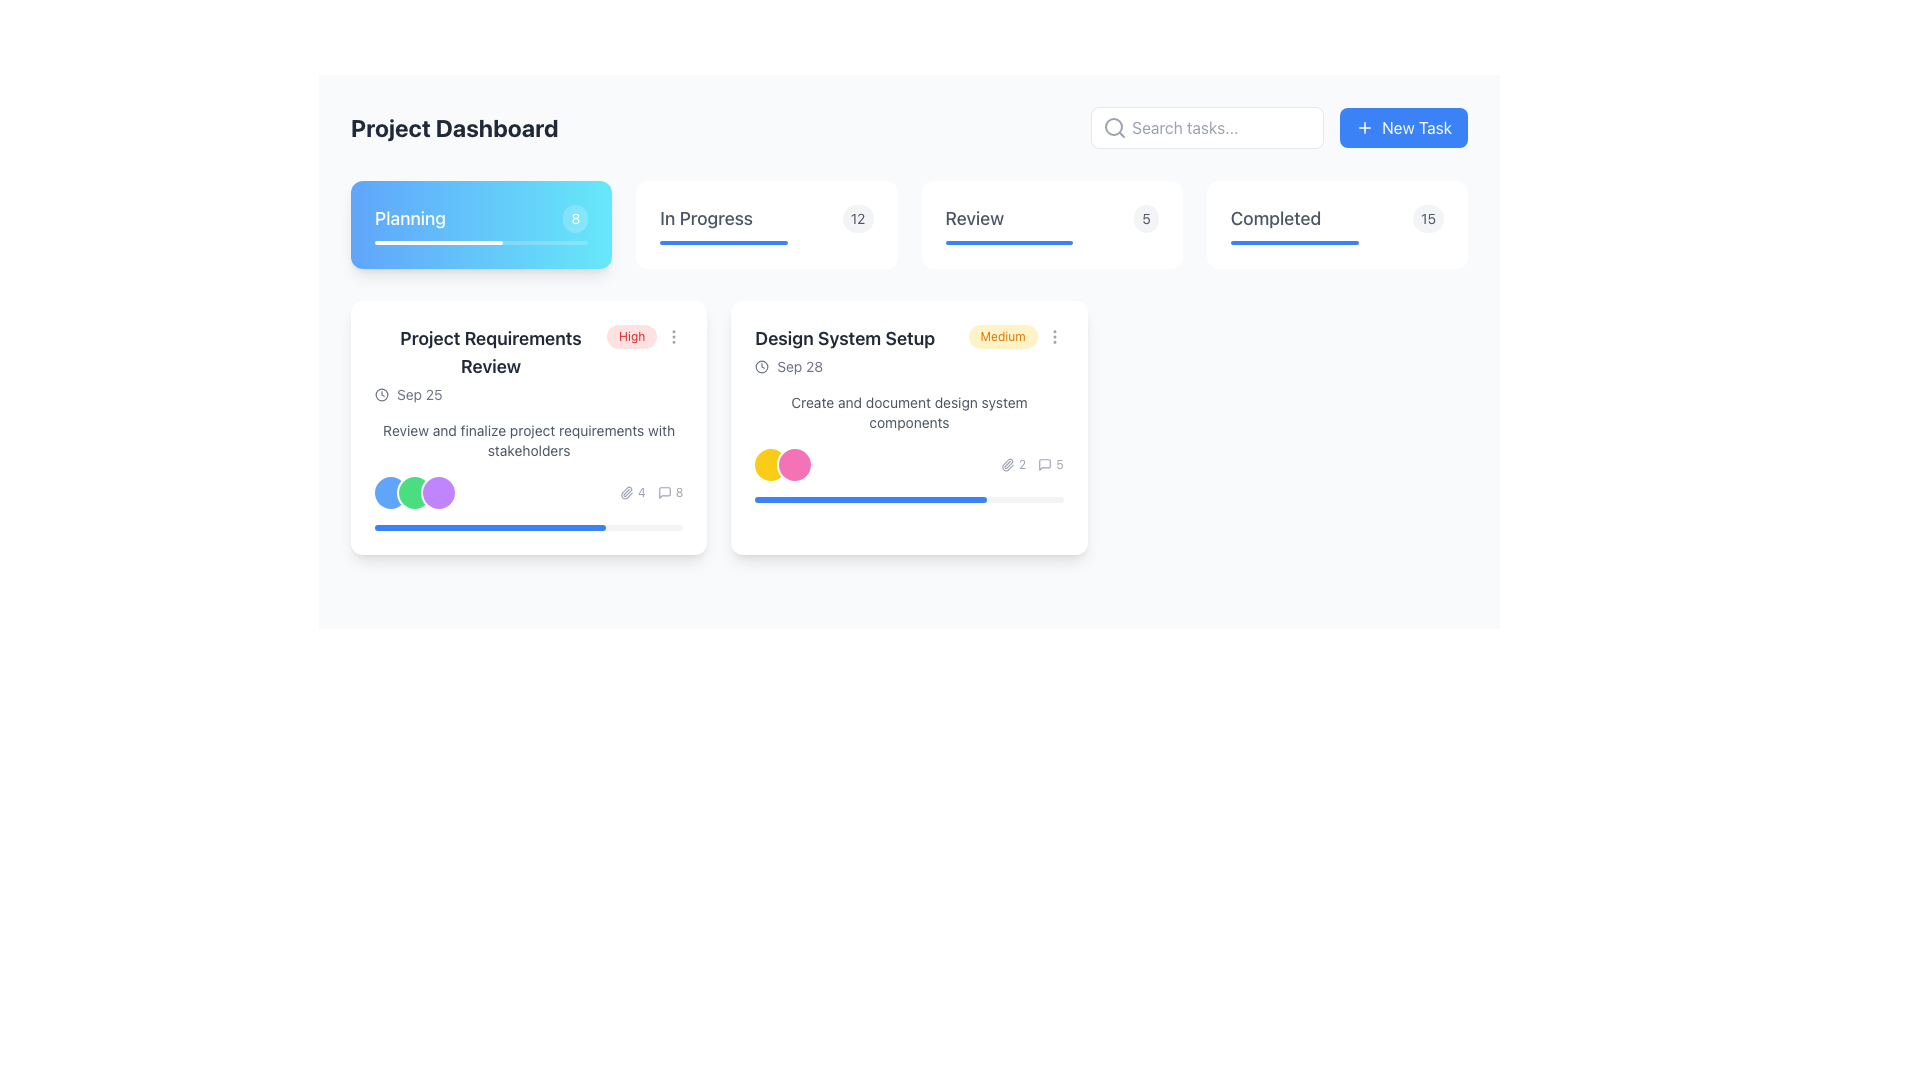 The height and width of the screenshot is (1080, 1920). What do you see at coordinates (761, 366) in the screenshot?
I see `the date/time icon located immediately to the left of the text 'Sep 28' in the 'Design System Setup' card on the right side of the two-card layout under the 'Planning' tab` at bounding box center [761, 366].